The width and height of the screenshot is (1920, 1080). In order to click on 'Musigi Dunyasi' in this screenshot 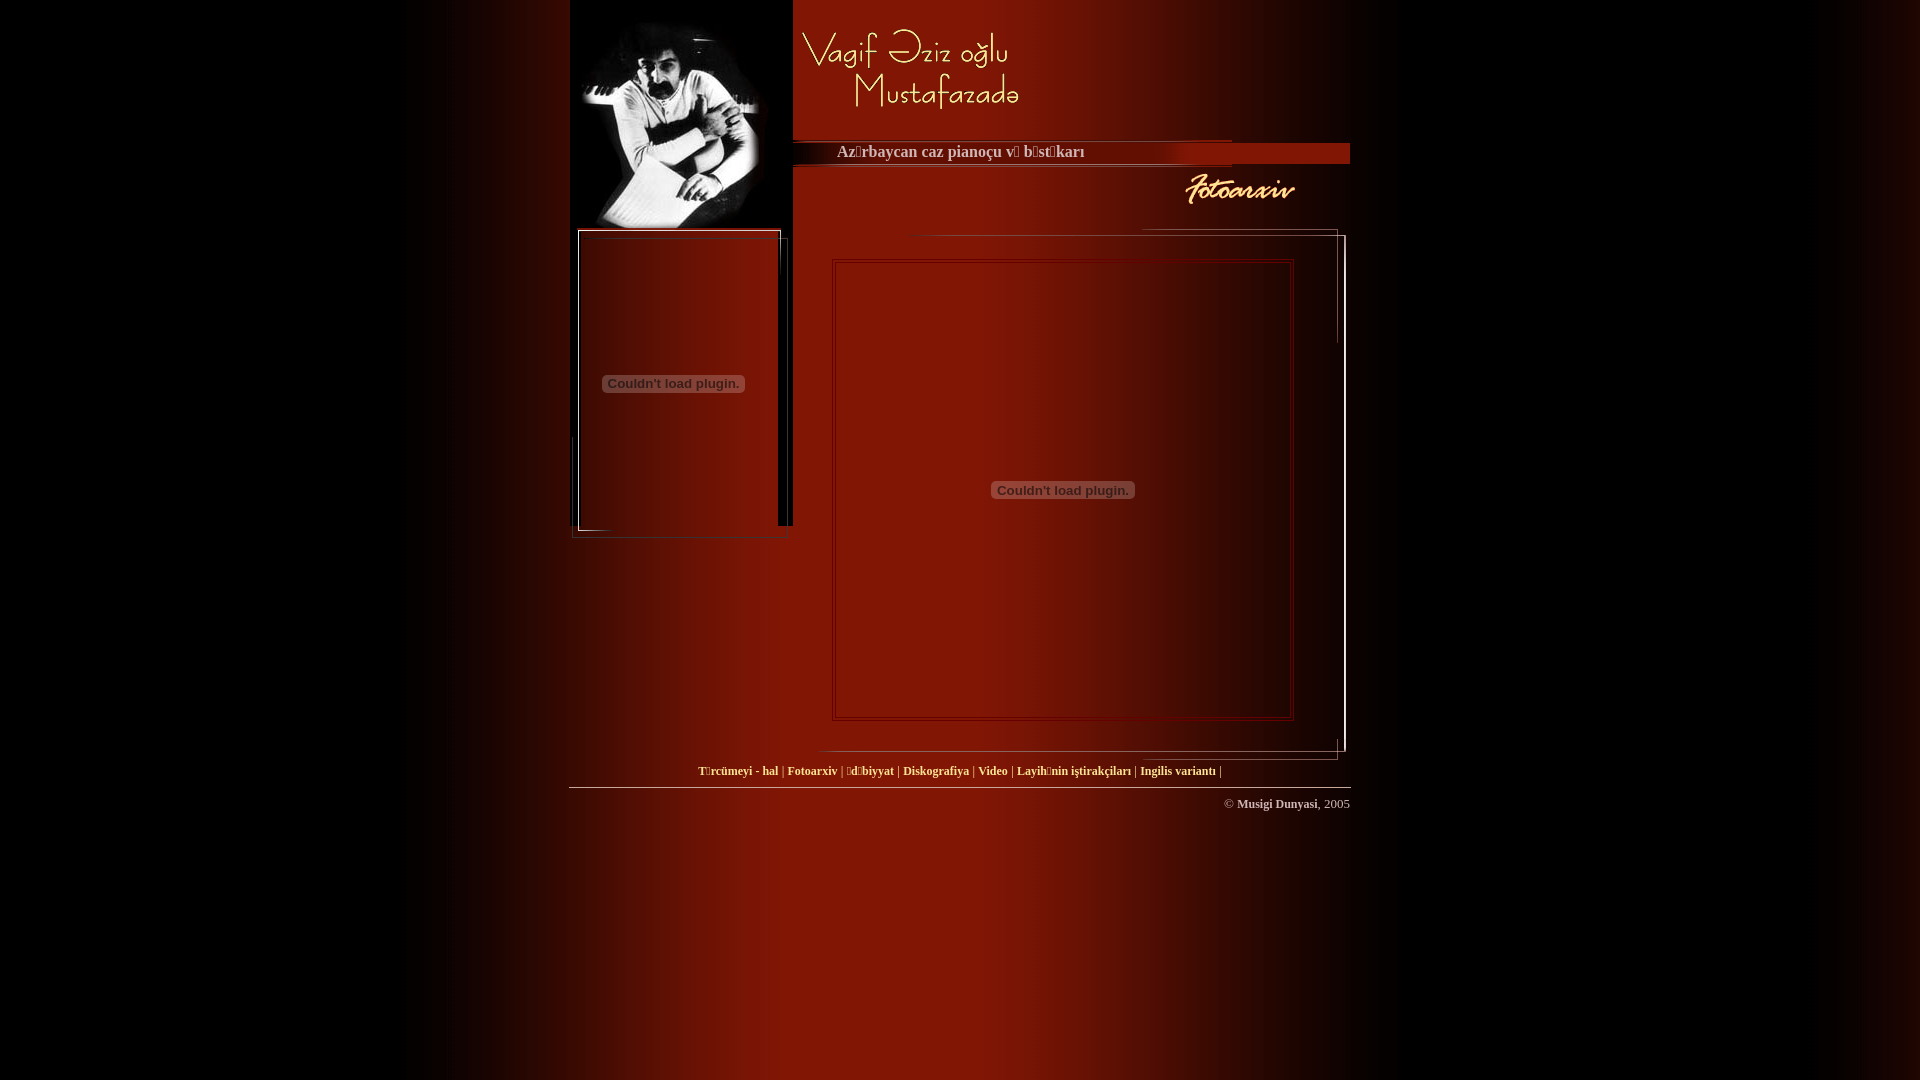, I will do `click(1275, 802)`.